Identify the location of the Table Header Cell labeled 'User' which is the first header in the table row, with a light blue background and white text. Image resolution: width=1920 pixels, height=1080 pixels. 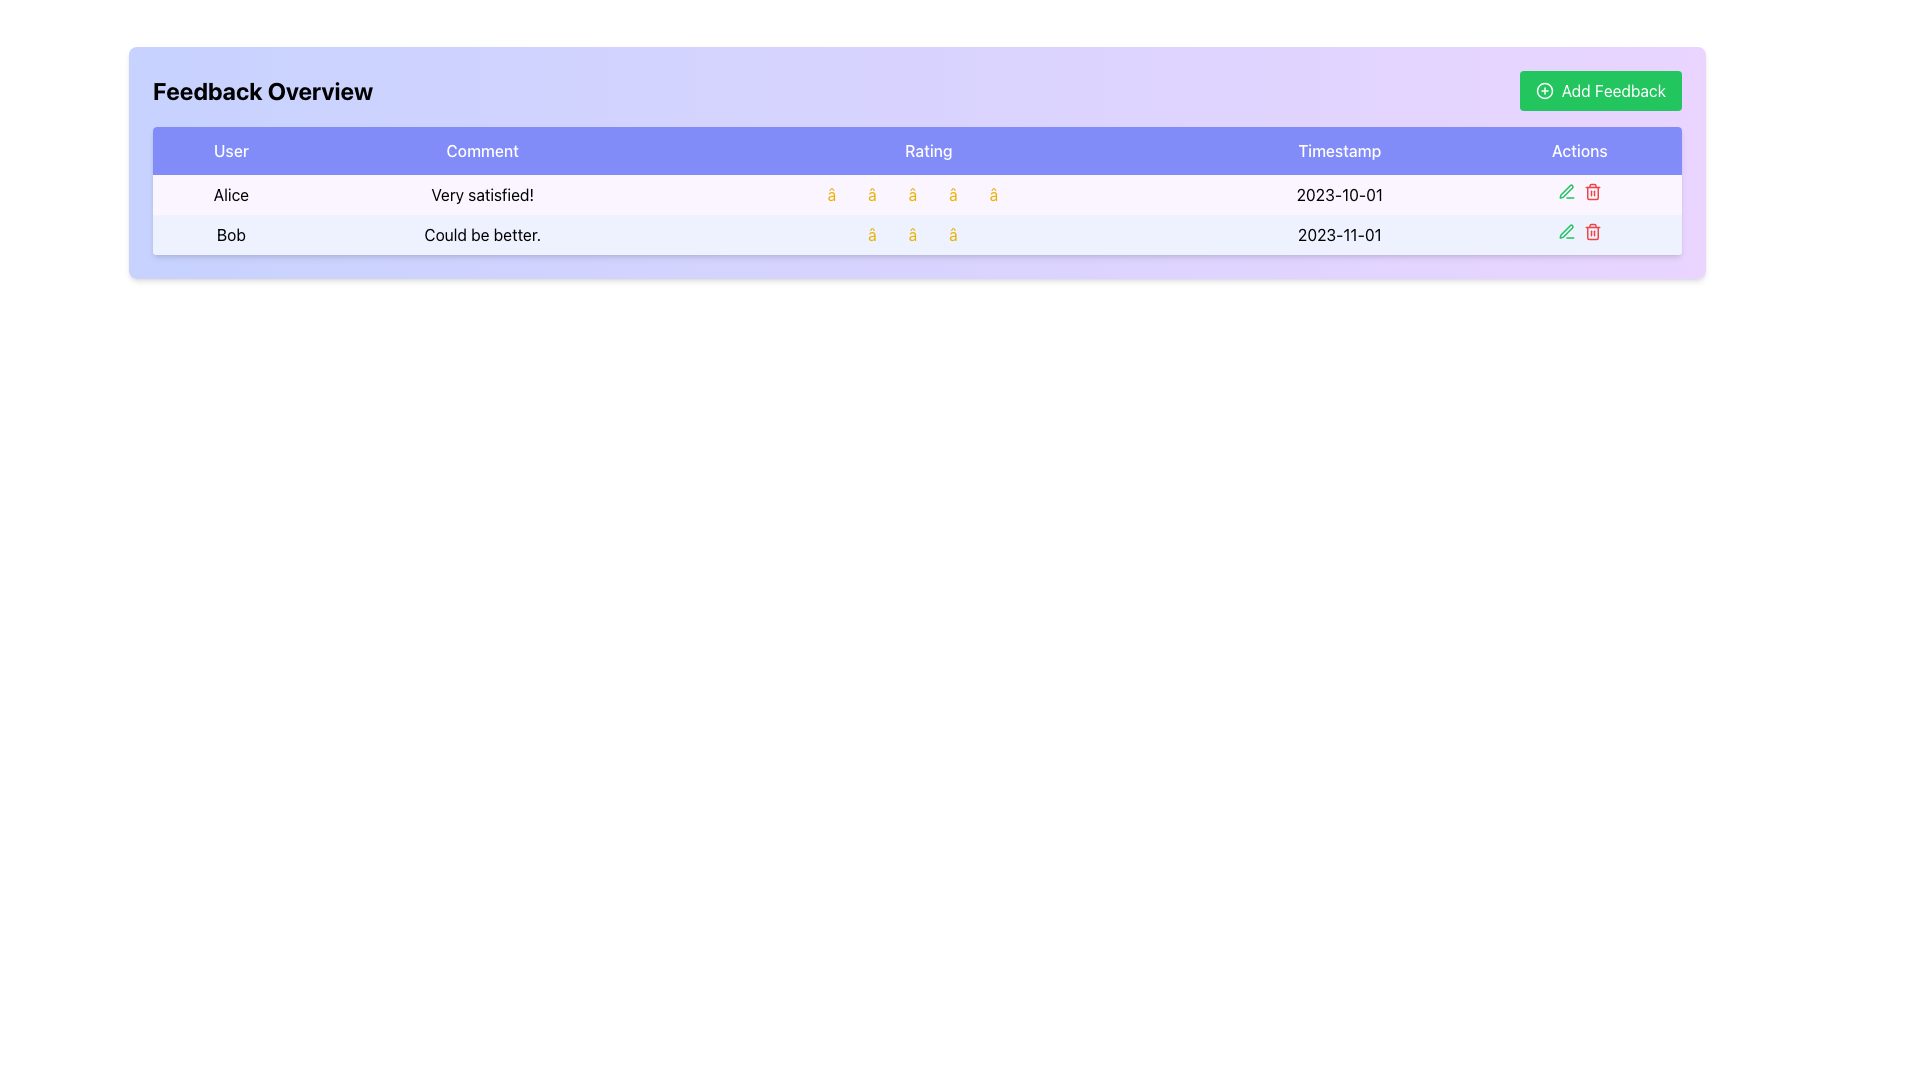
(231, 149).